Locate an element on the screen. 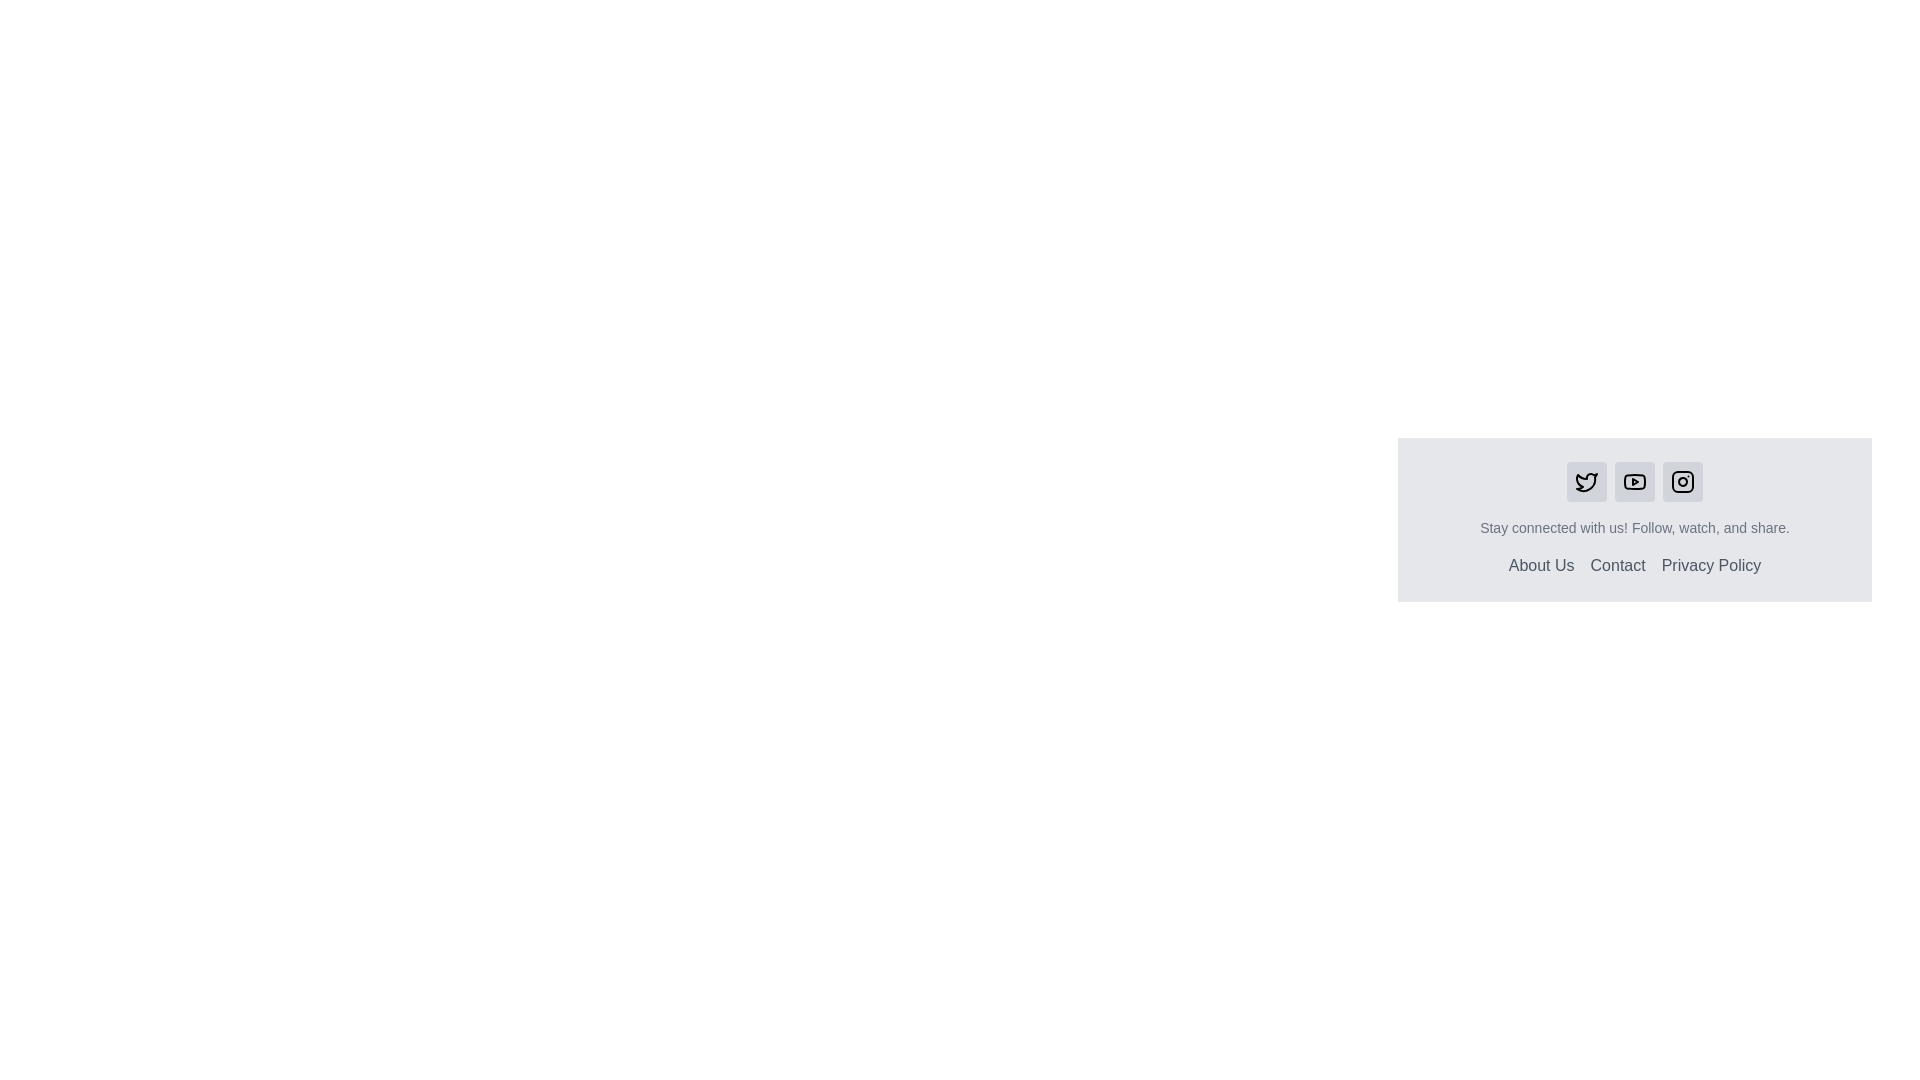 This screenshot has height=1080, width=1920. the first hyperlink in the footer's navigation links is located at coordinates (1540, 565).